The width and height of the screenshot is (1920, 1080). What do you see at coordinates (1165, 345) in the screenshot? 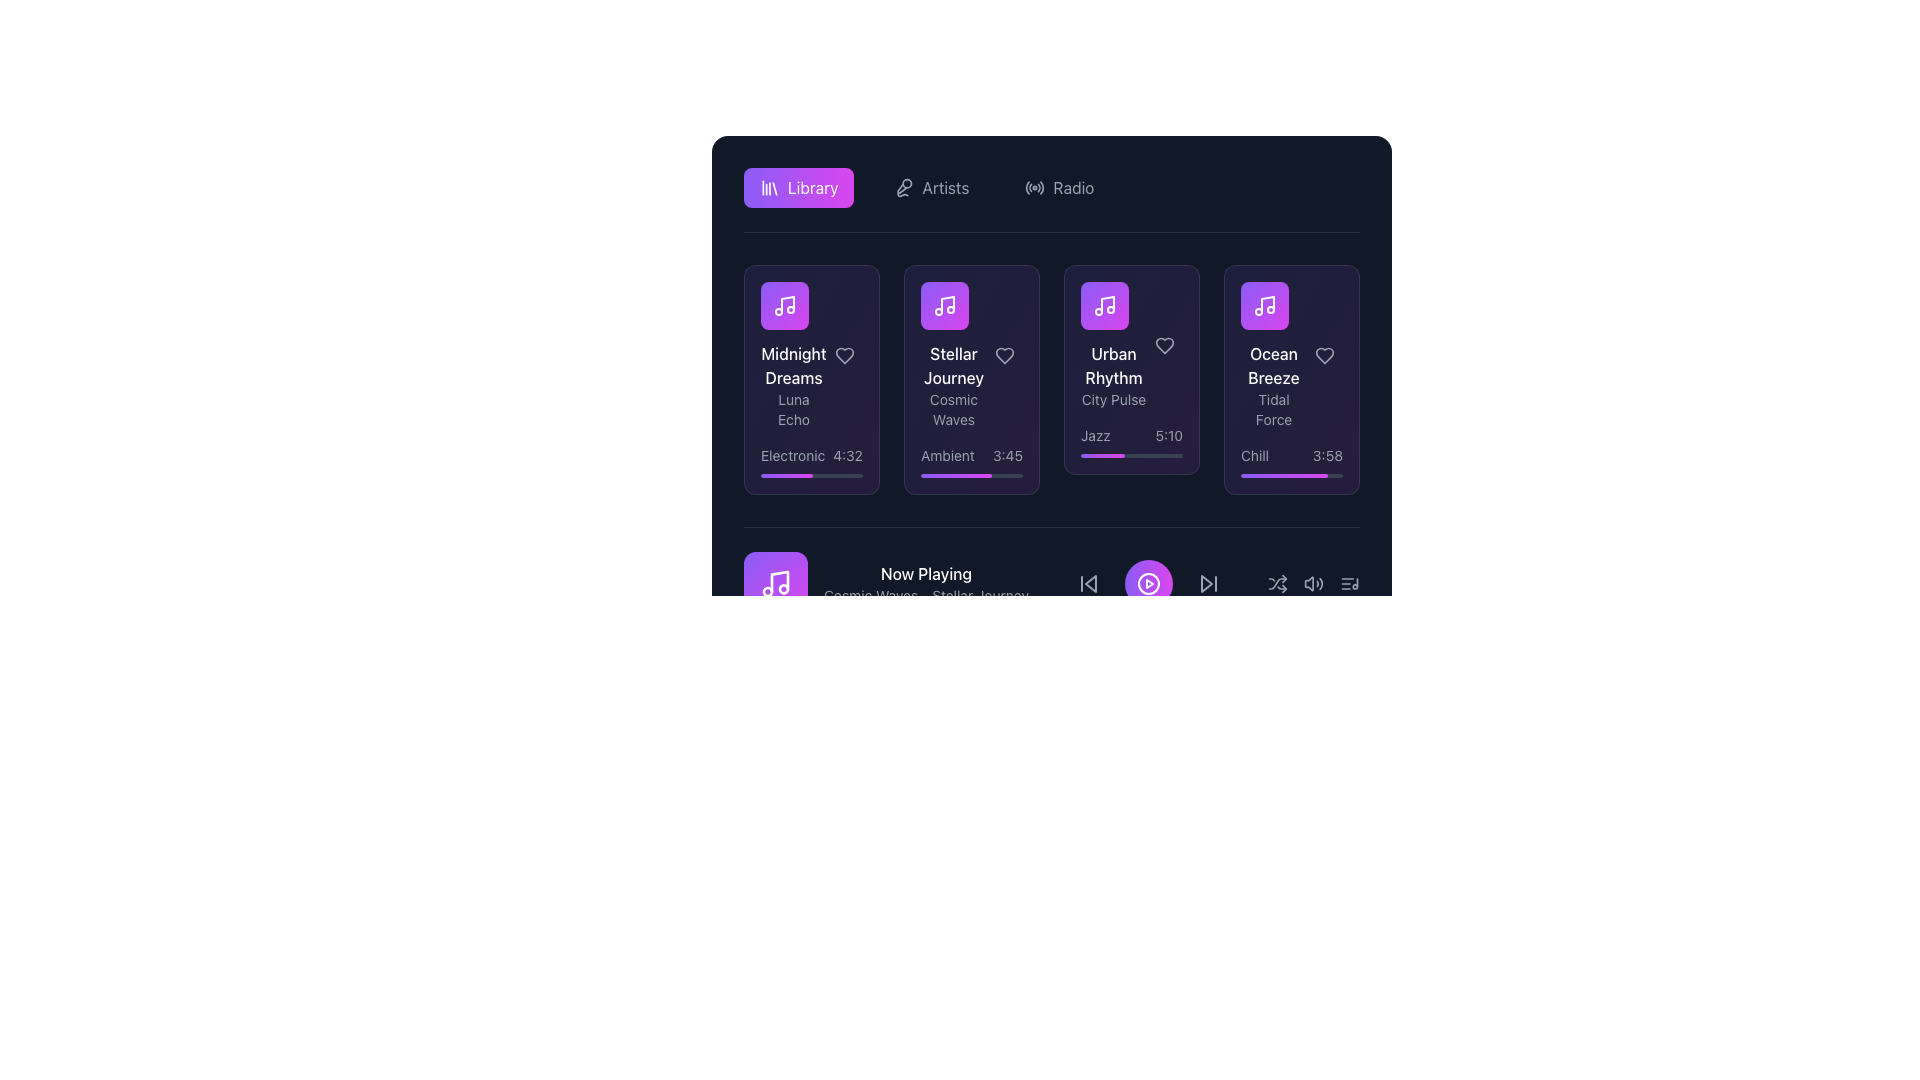
I see `the heart icon located in the top-right corner of the 'Urban Rhythm' content card to mark the associated content as liked` at bounding box center [1165, 345].